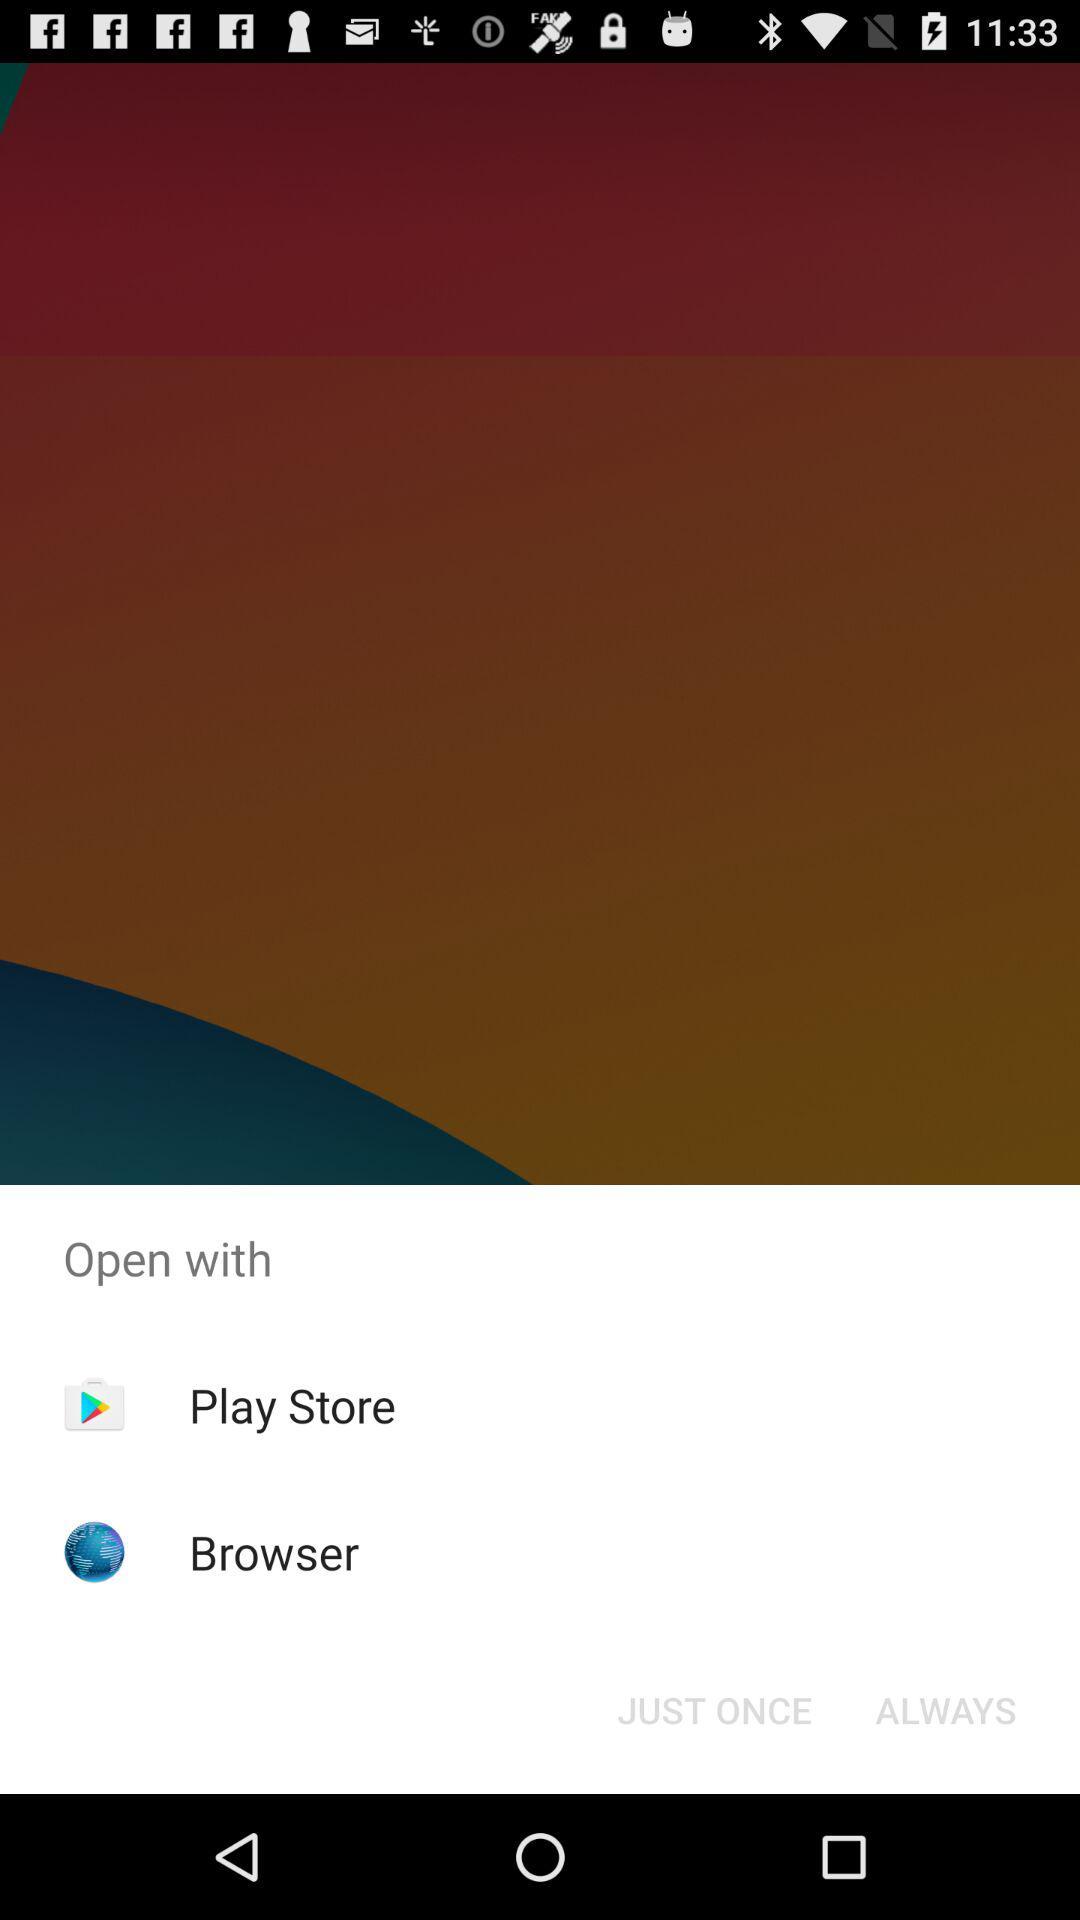  I want to click on just once, so click(713, 1708).